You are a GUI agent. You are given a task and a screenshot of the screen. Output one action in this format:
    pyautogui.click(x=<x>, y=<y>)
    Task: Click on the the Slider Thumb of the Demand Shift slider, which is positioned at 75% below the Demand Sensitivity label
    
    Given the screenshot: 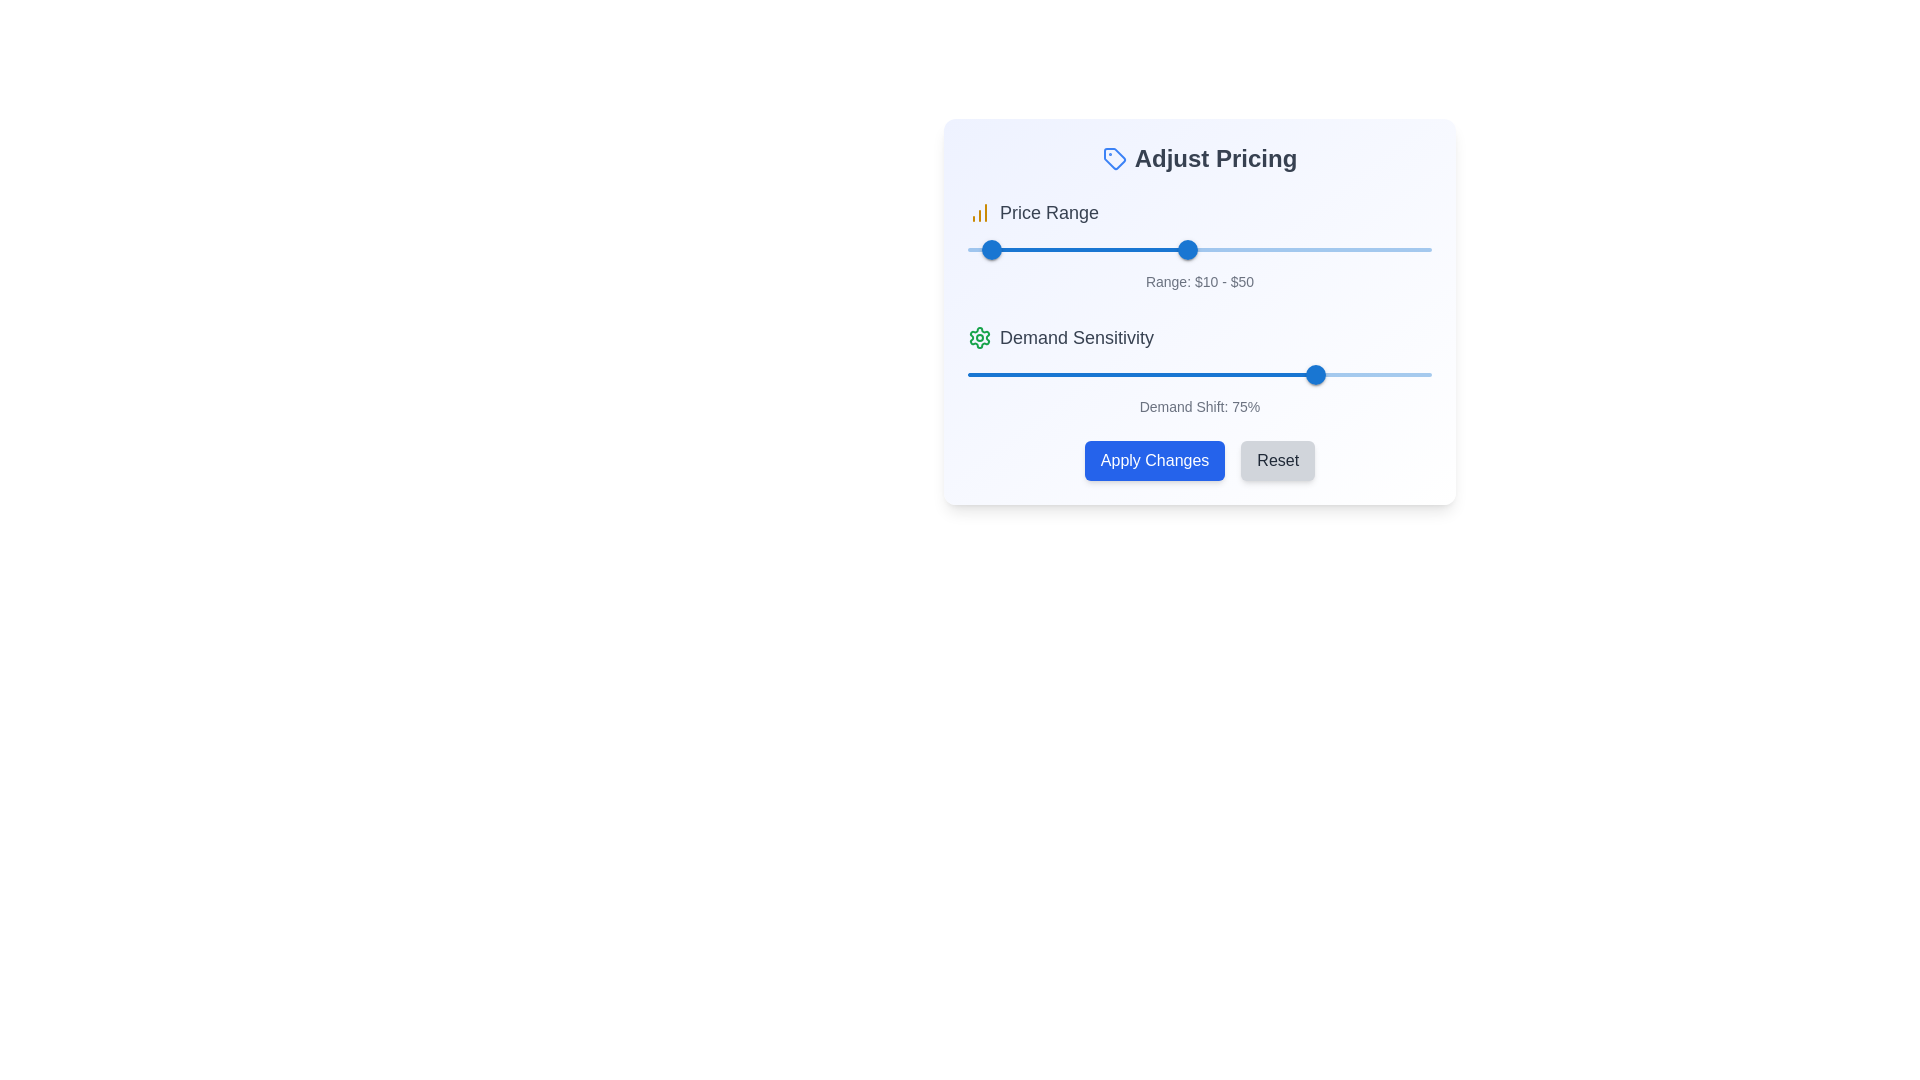 What is the action you would take?
    pyautogui.click(x=1315, y=374)
    